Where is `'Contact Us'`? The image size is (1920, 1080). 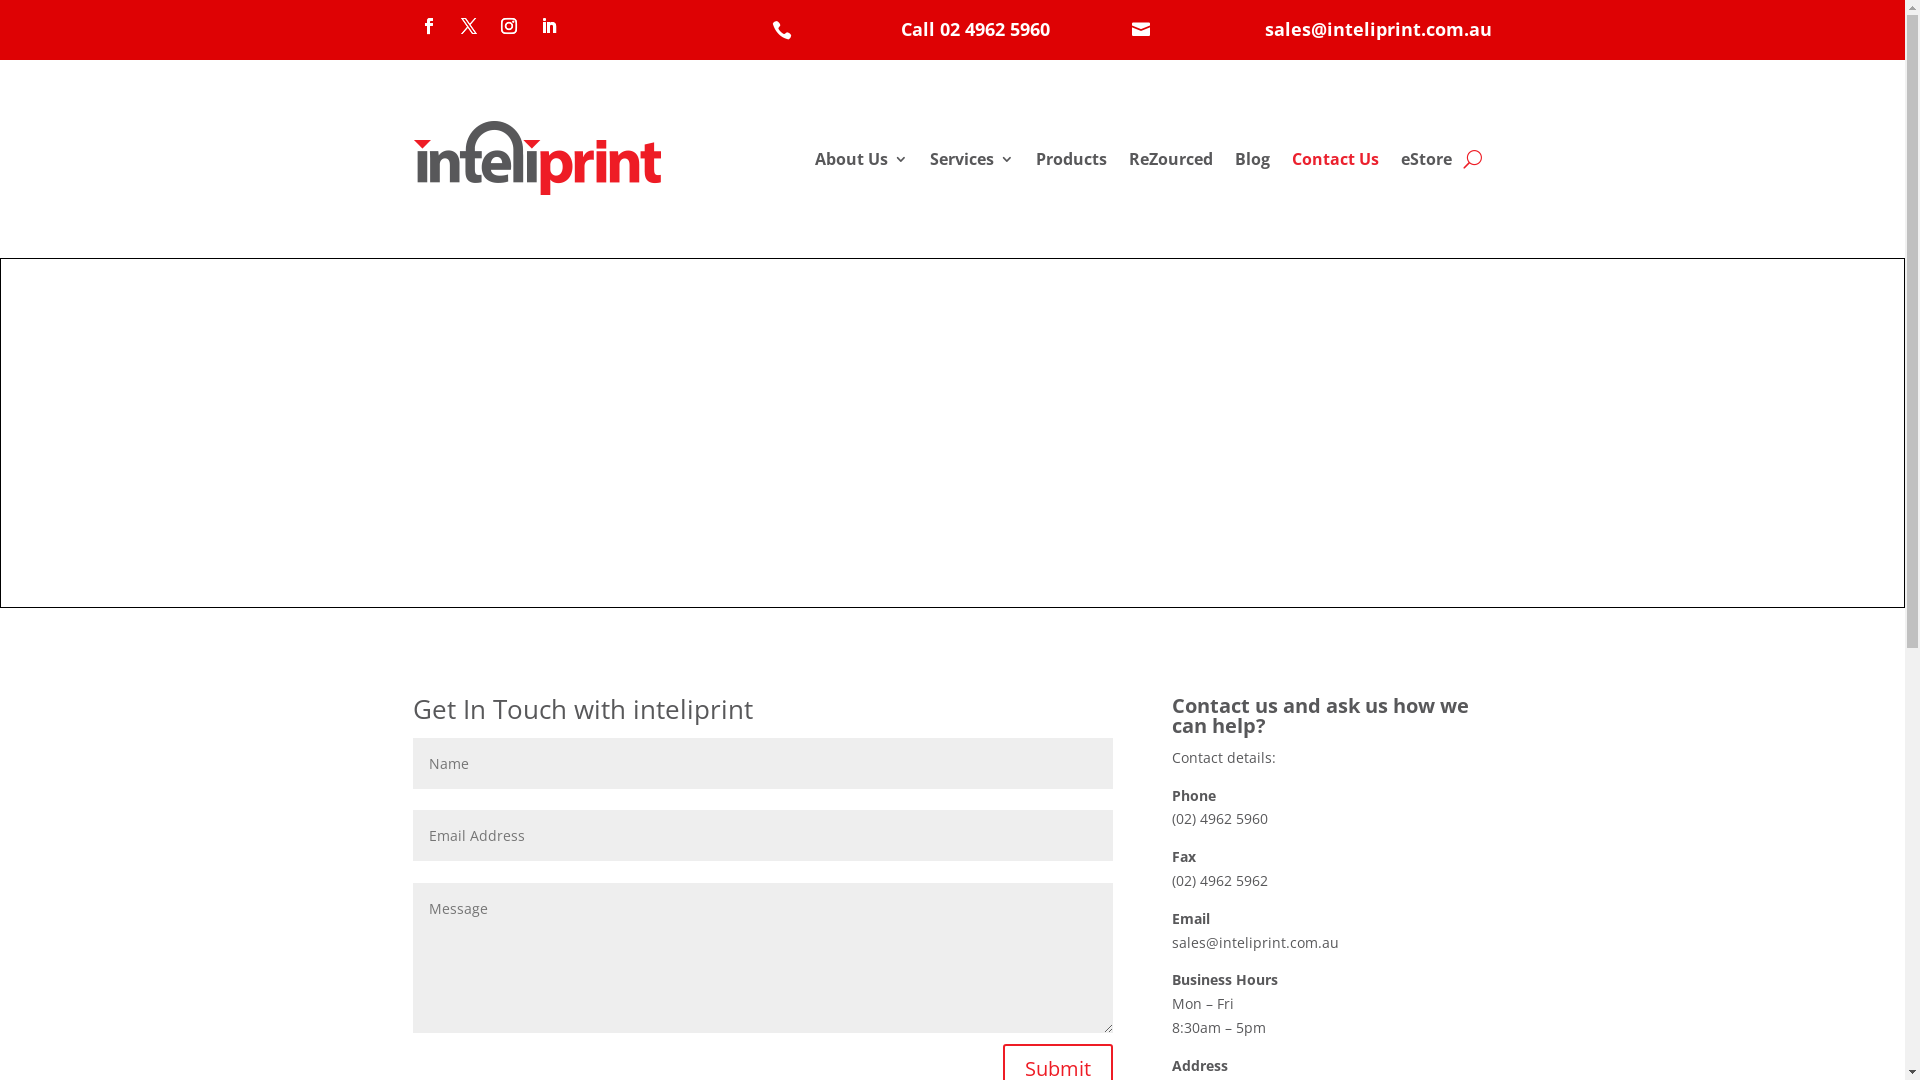 'Contact Us' is located at coordinates (1335, 157).